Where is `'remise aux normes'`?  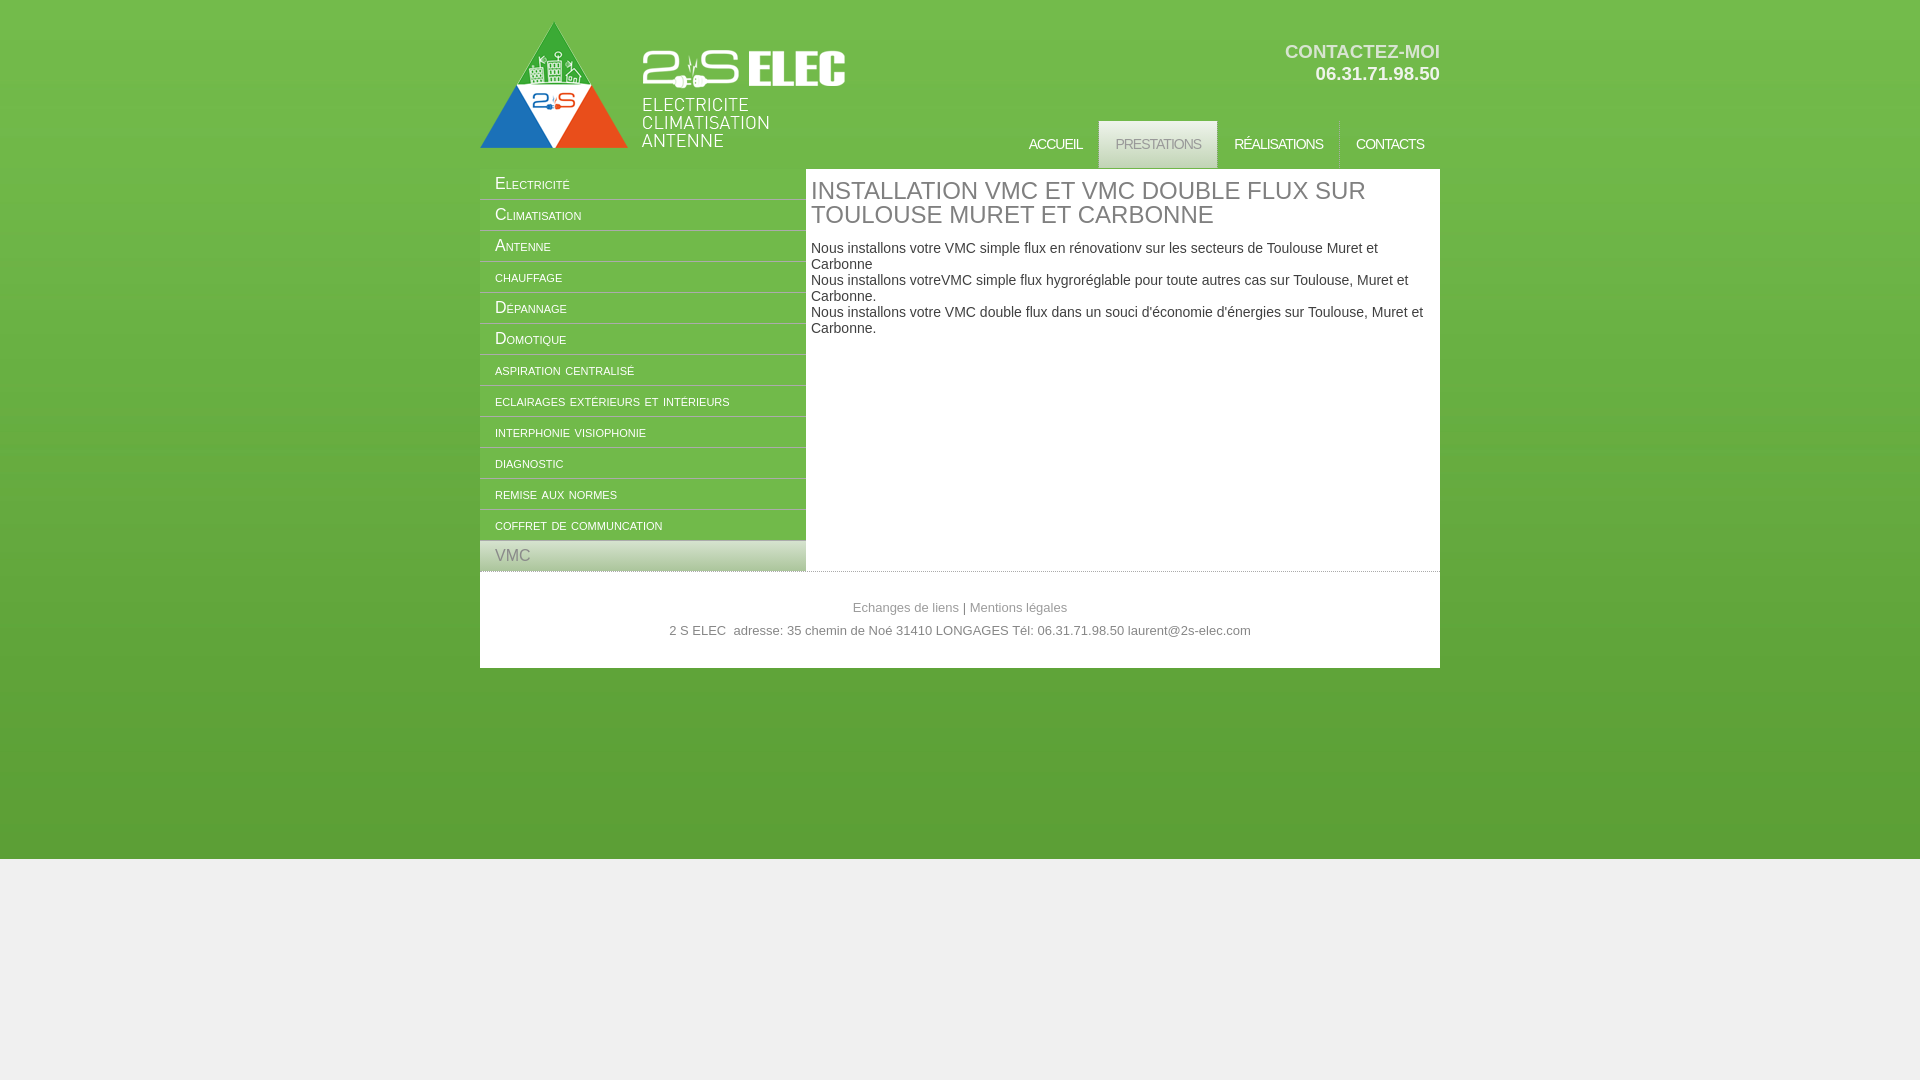
'remise aux normes' is located at coordinates (643, 493).